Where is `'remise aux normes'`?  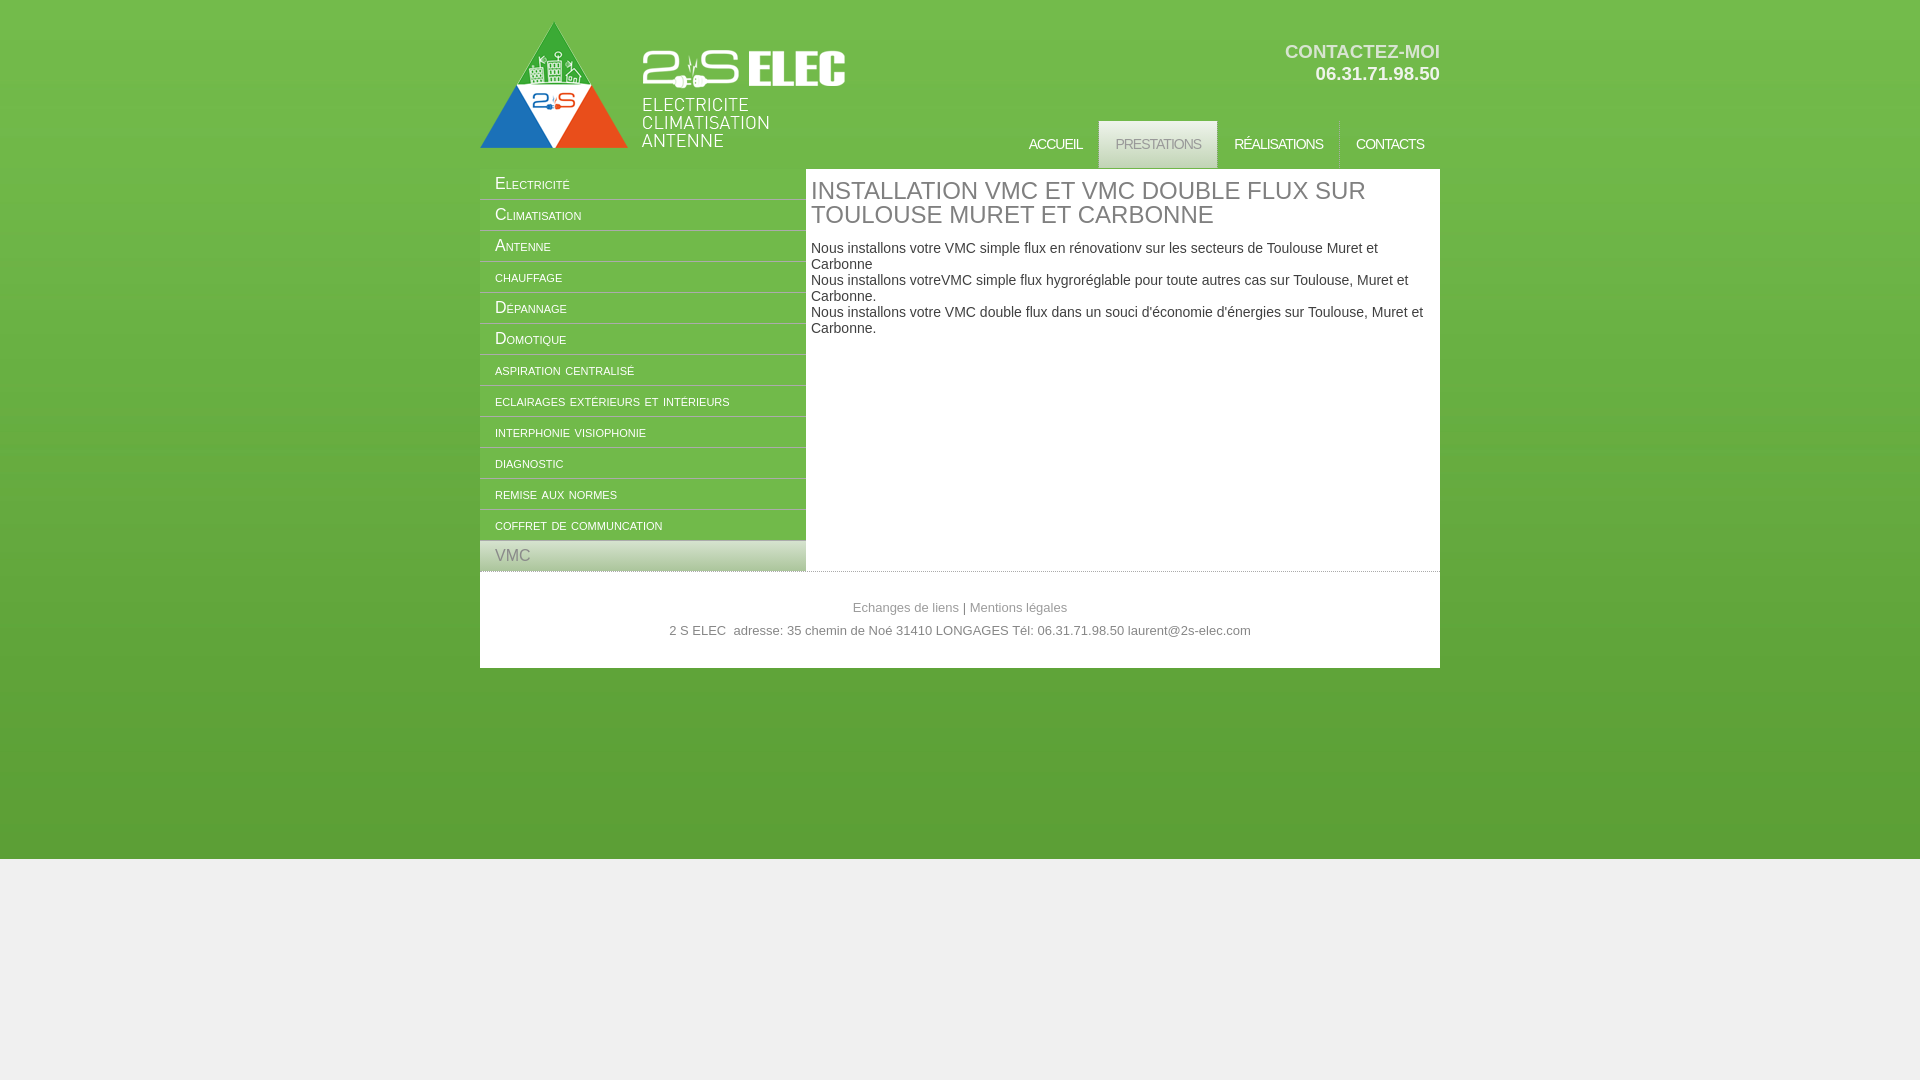
'remise aux normes' is located at coordinates (643, 493).